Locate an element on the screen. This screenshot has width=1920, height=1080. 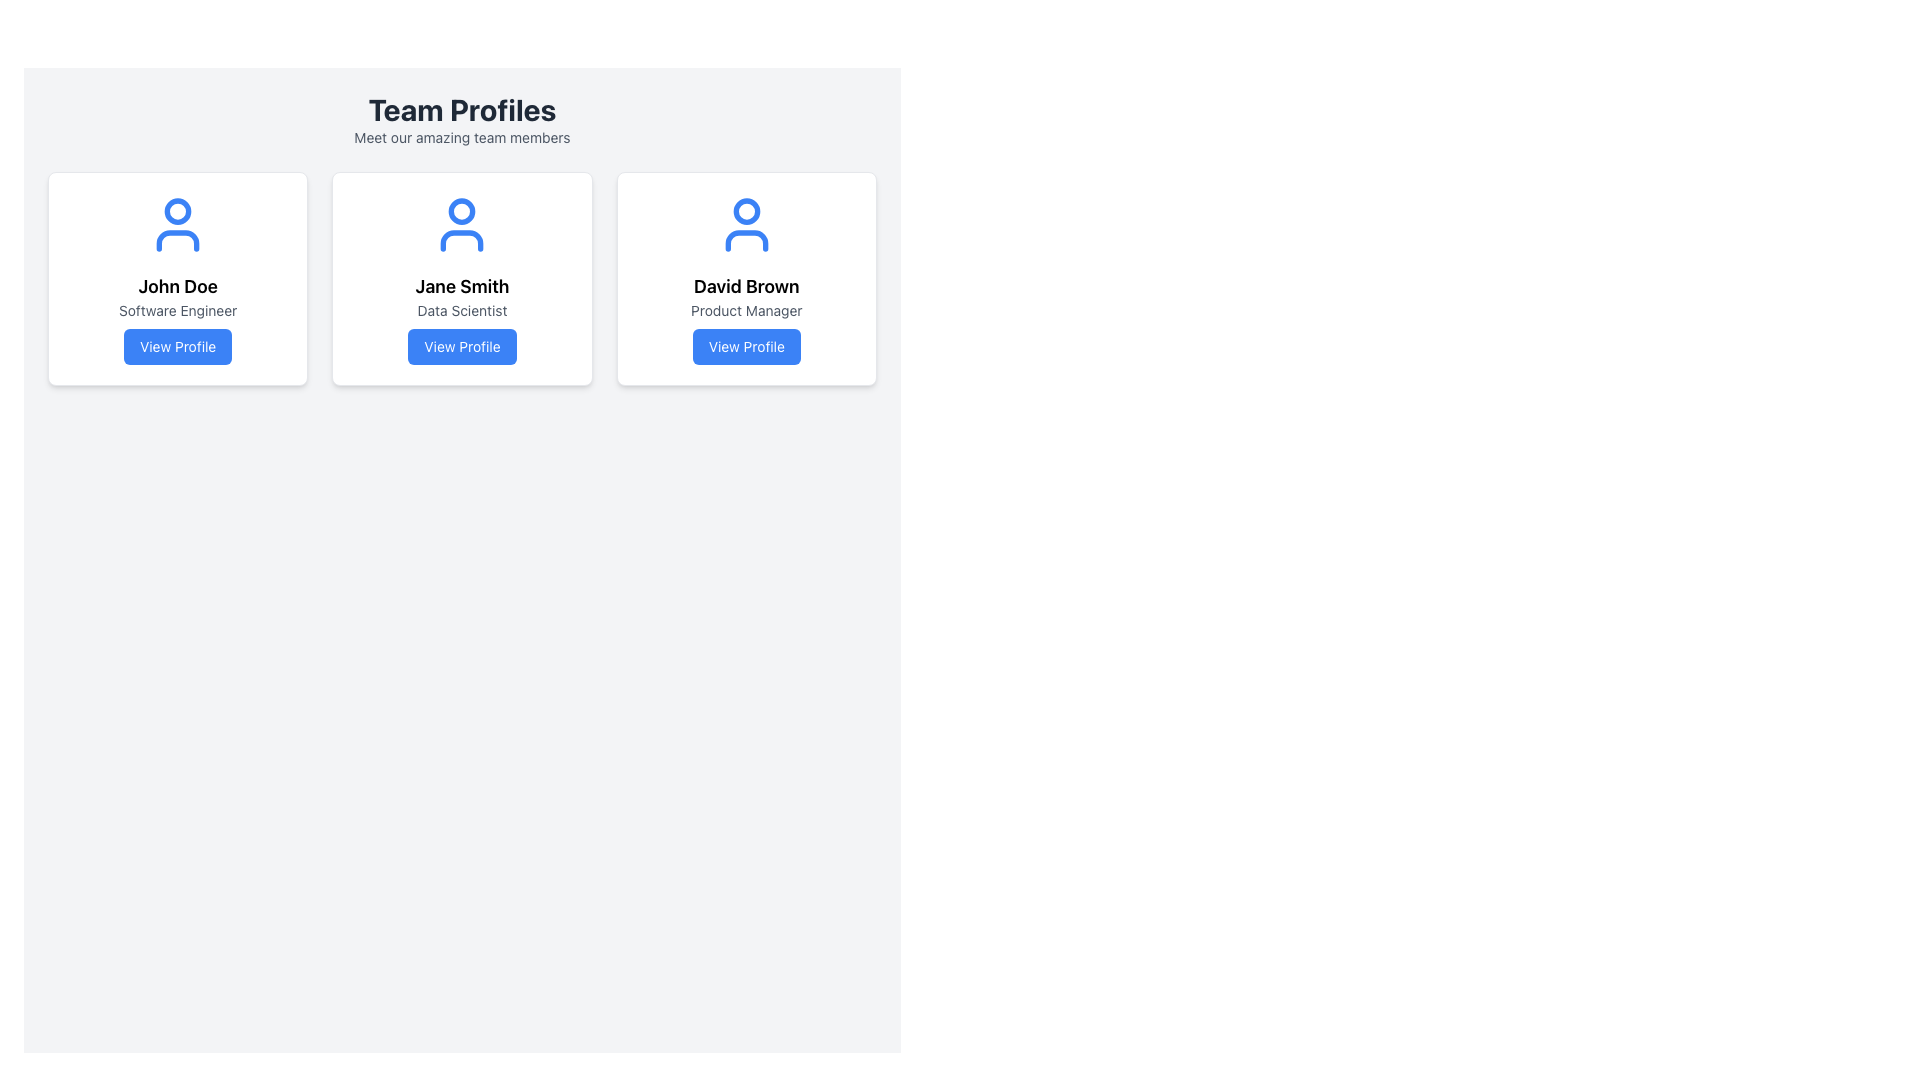
the lower part of the user profile icon representing the outline of shoulders and torso in a minimalistic design within the profile card labeled 'Jane Smith' is located at coordinates (461, 239).